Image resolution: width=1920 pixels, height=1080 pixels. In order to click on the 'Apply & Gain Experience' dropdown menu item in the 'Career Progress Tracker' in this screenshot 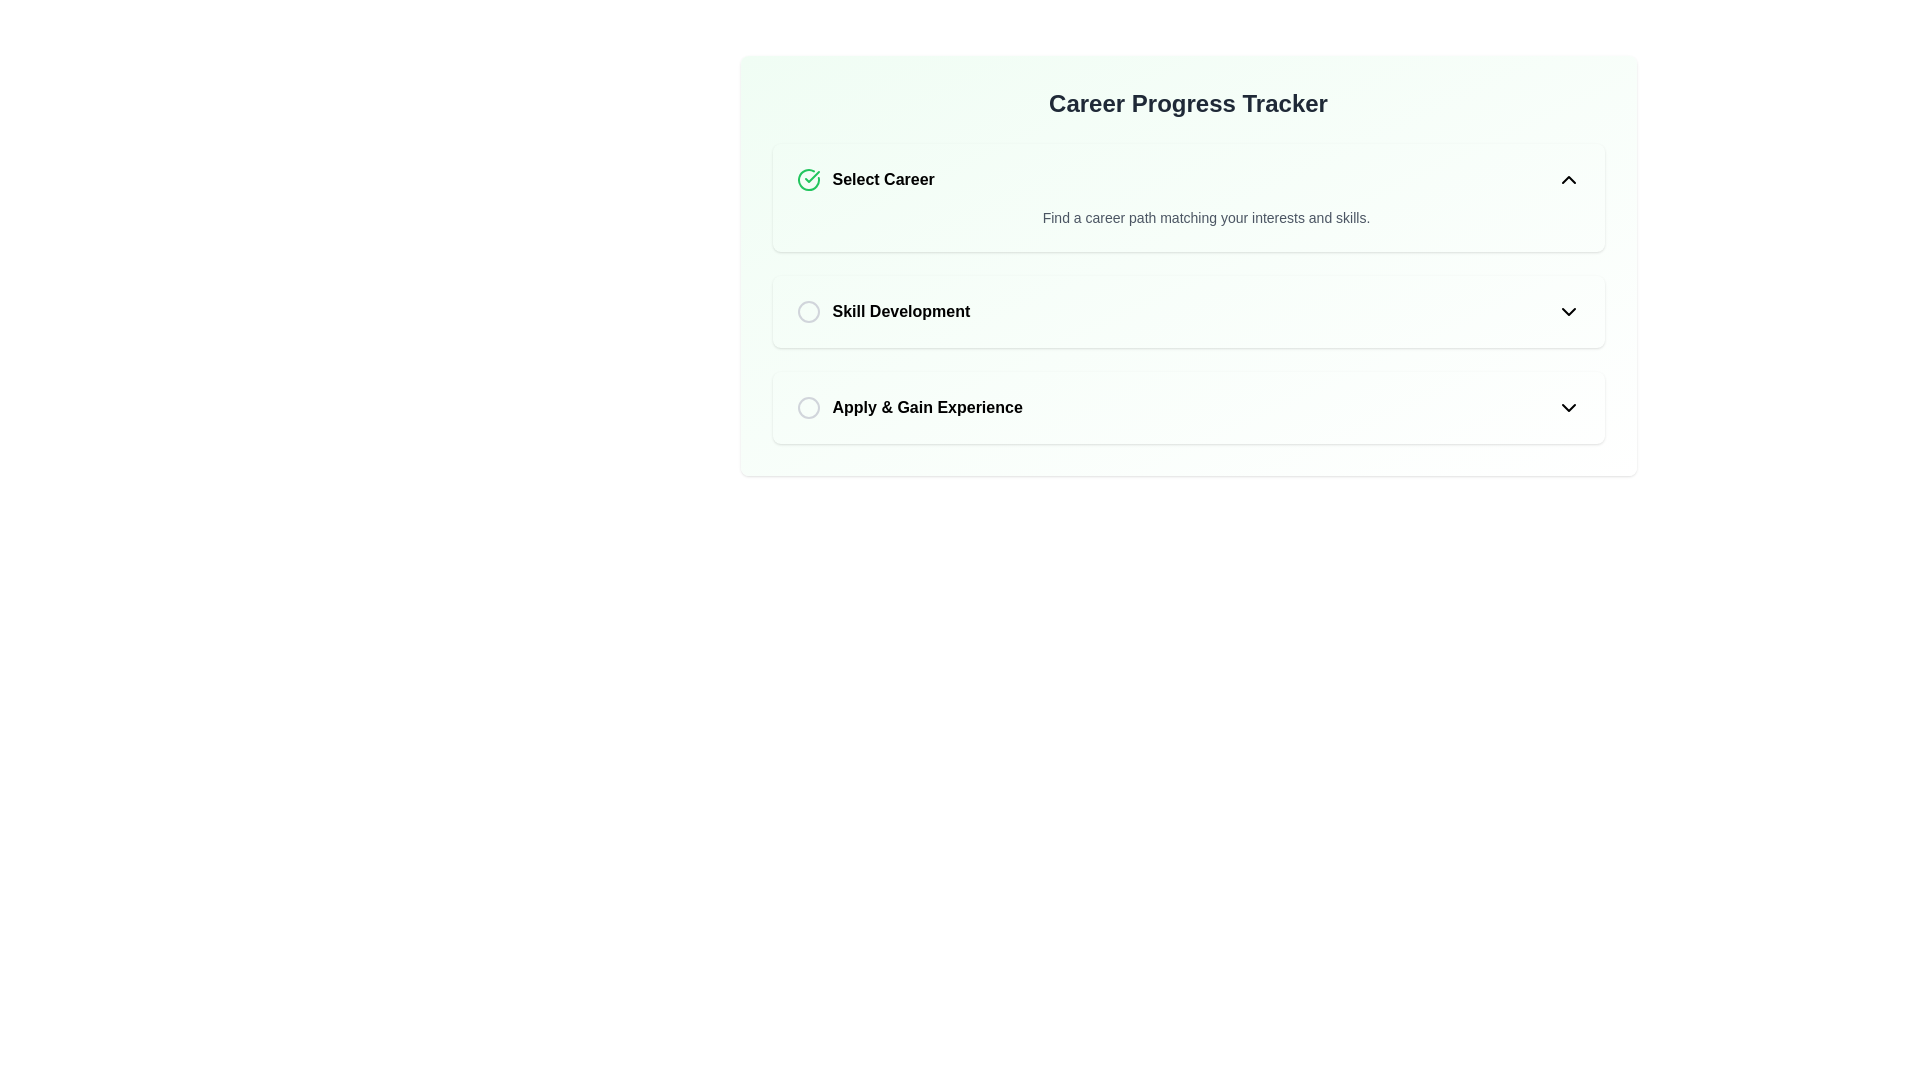, I will do `click(1188, 407)`.